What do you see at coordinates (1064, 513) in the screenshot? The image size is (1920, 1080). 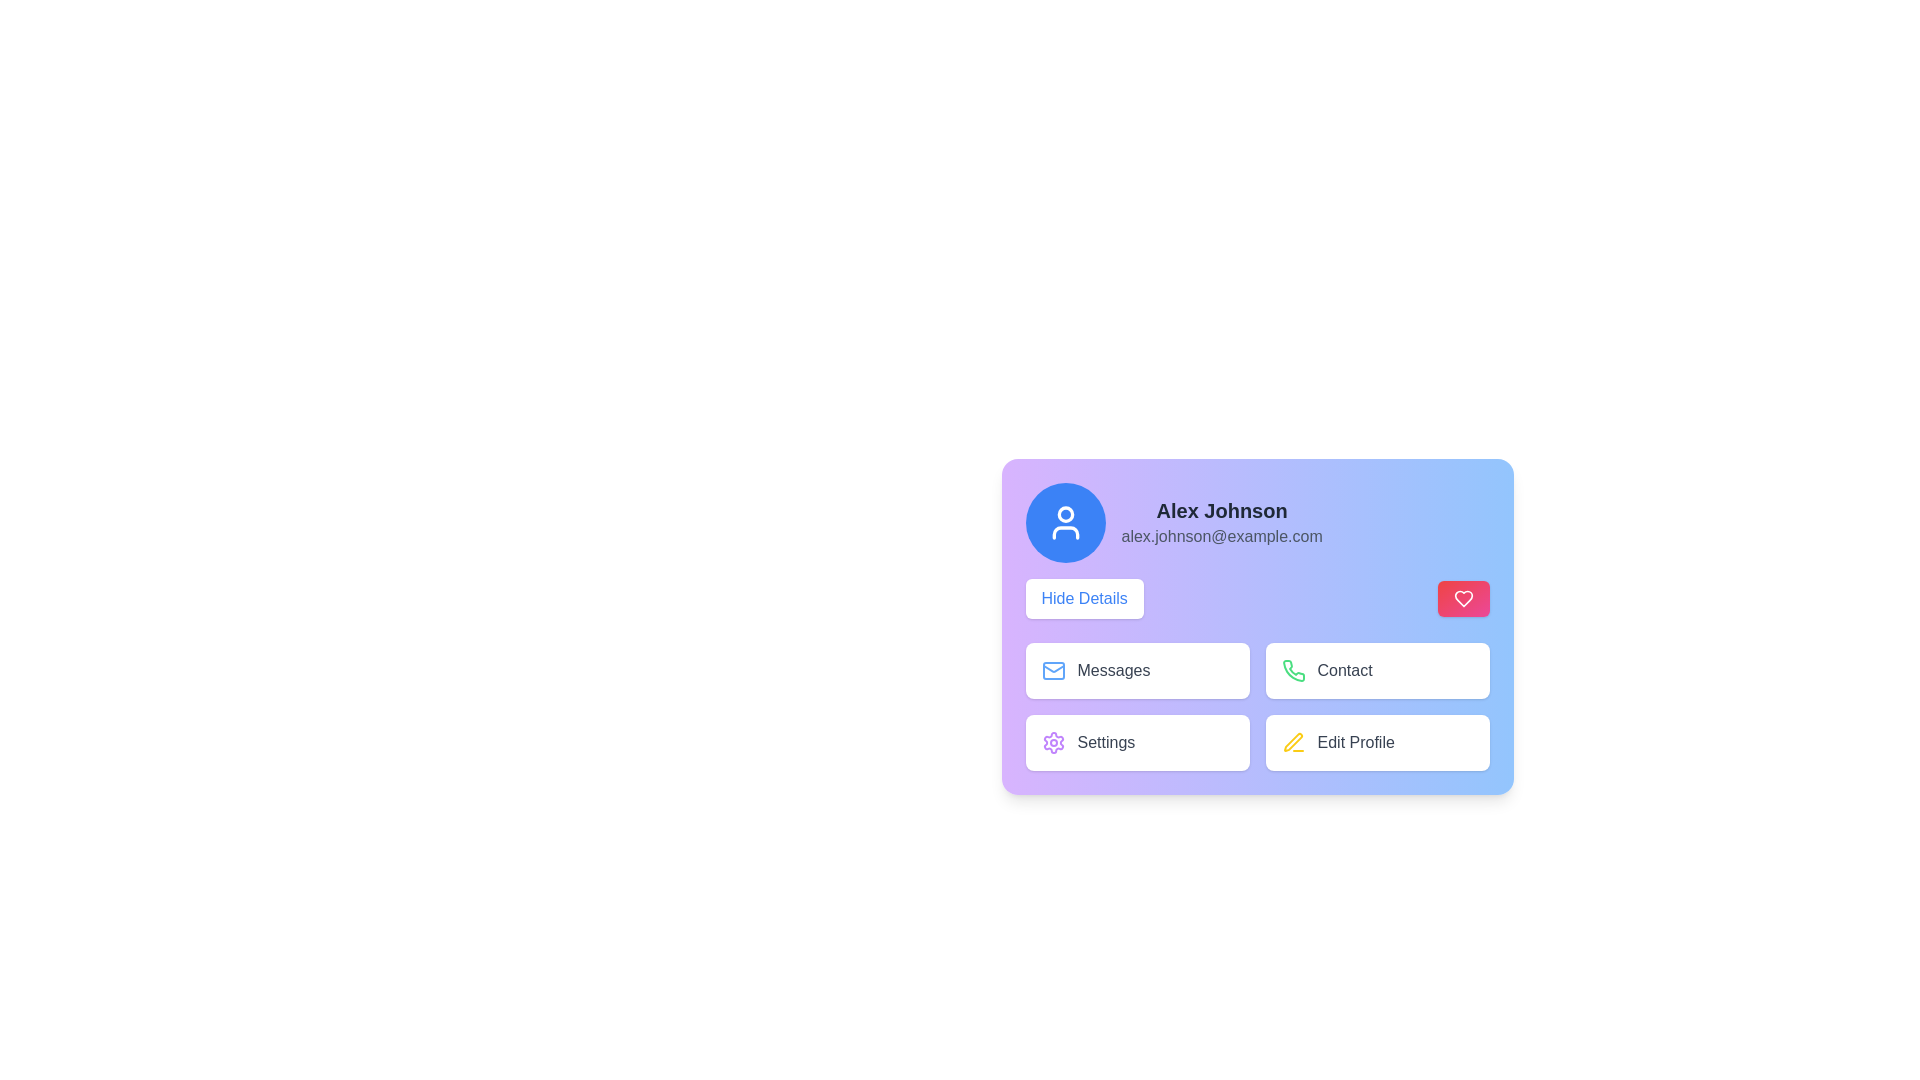 I see `the circular graphical representation of the avatar located in the central upper portion of the avatar component` at bounding box center [1064, 513].